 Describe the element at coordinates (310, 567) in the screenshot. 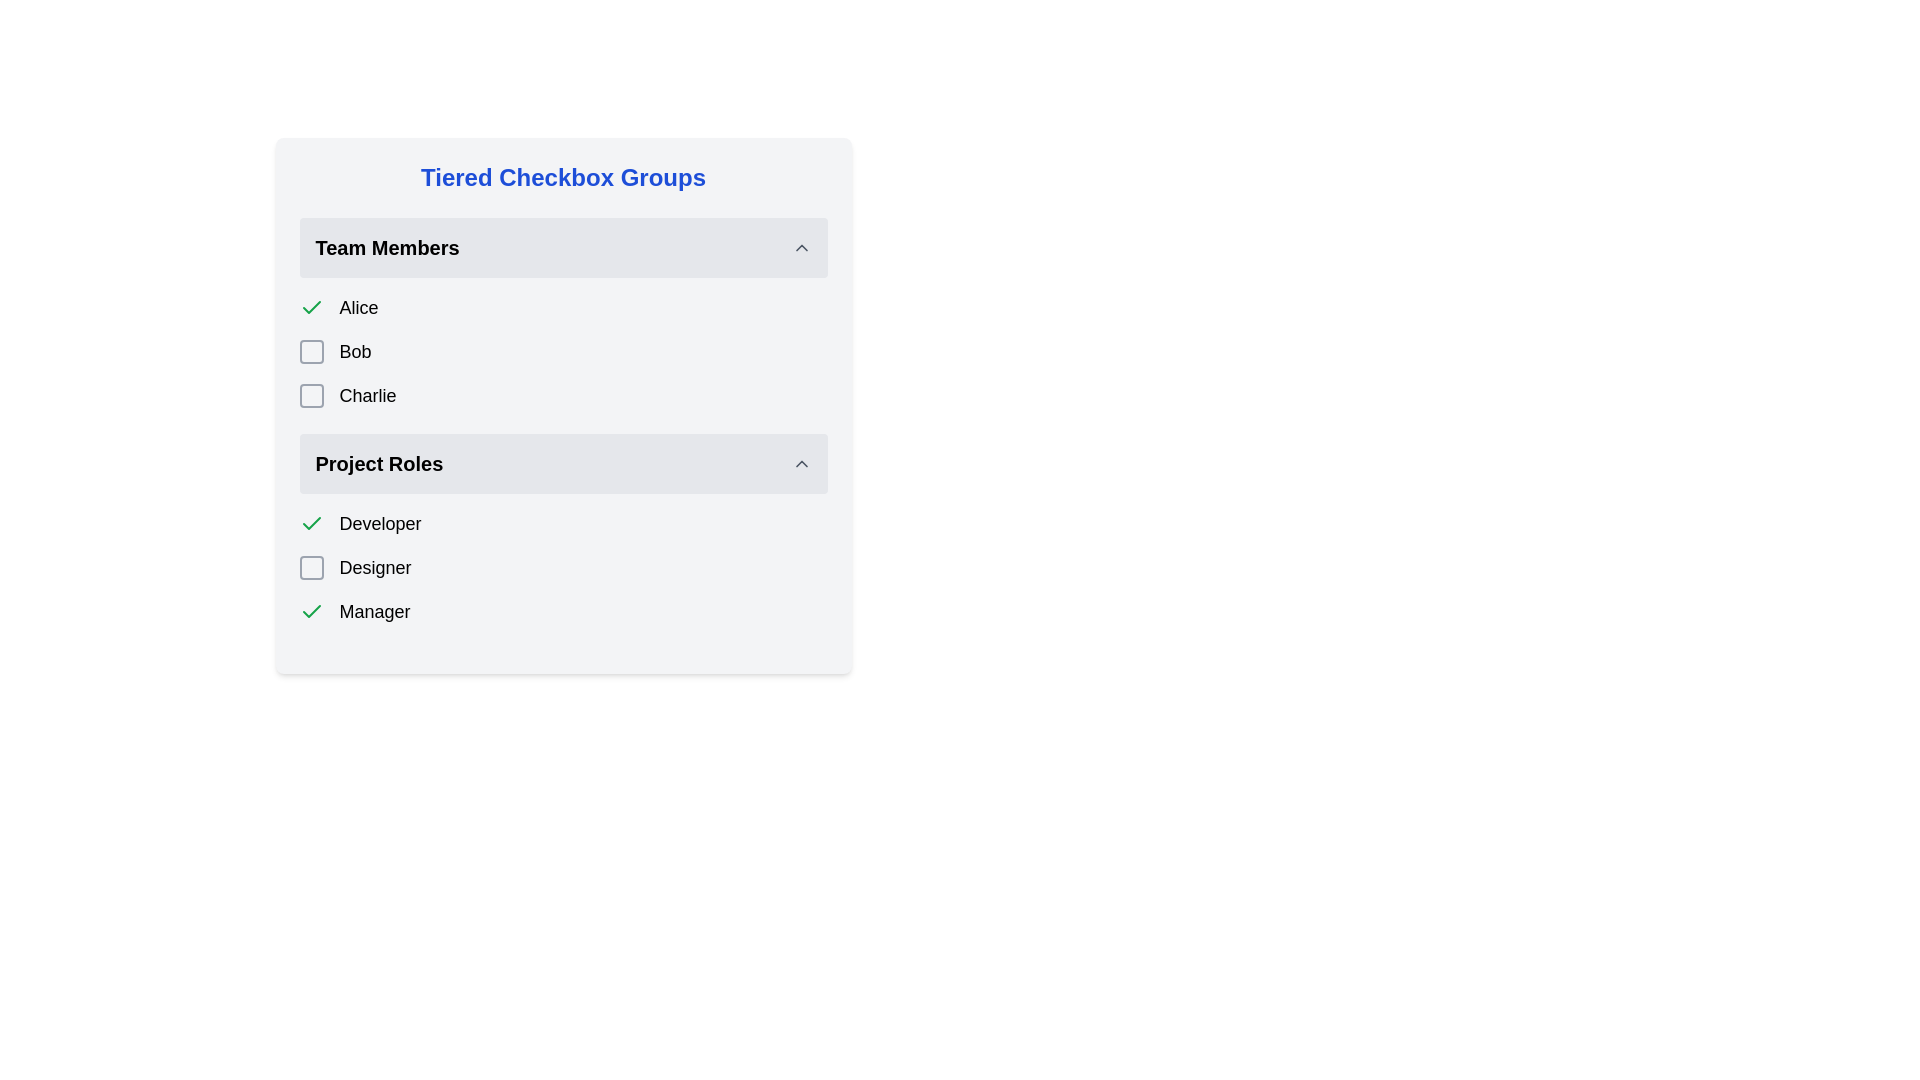

I see `the 'Designer' role checkbox` at that location.